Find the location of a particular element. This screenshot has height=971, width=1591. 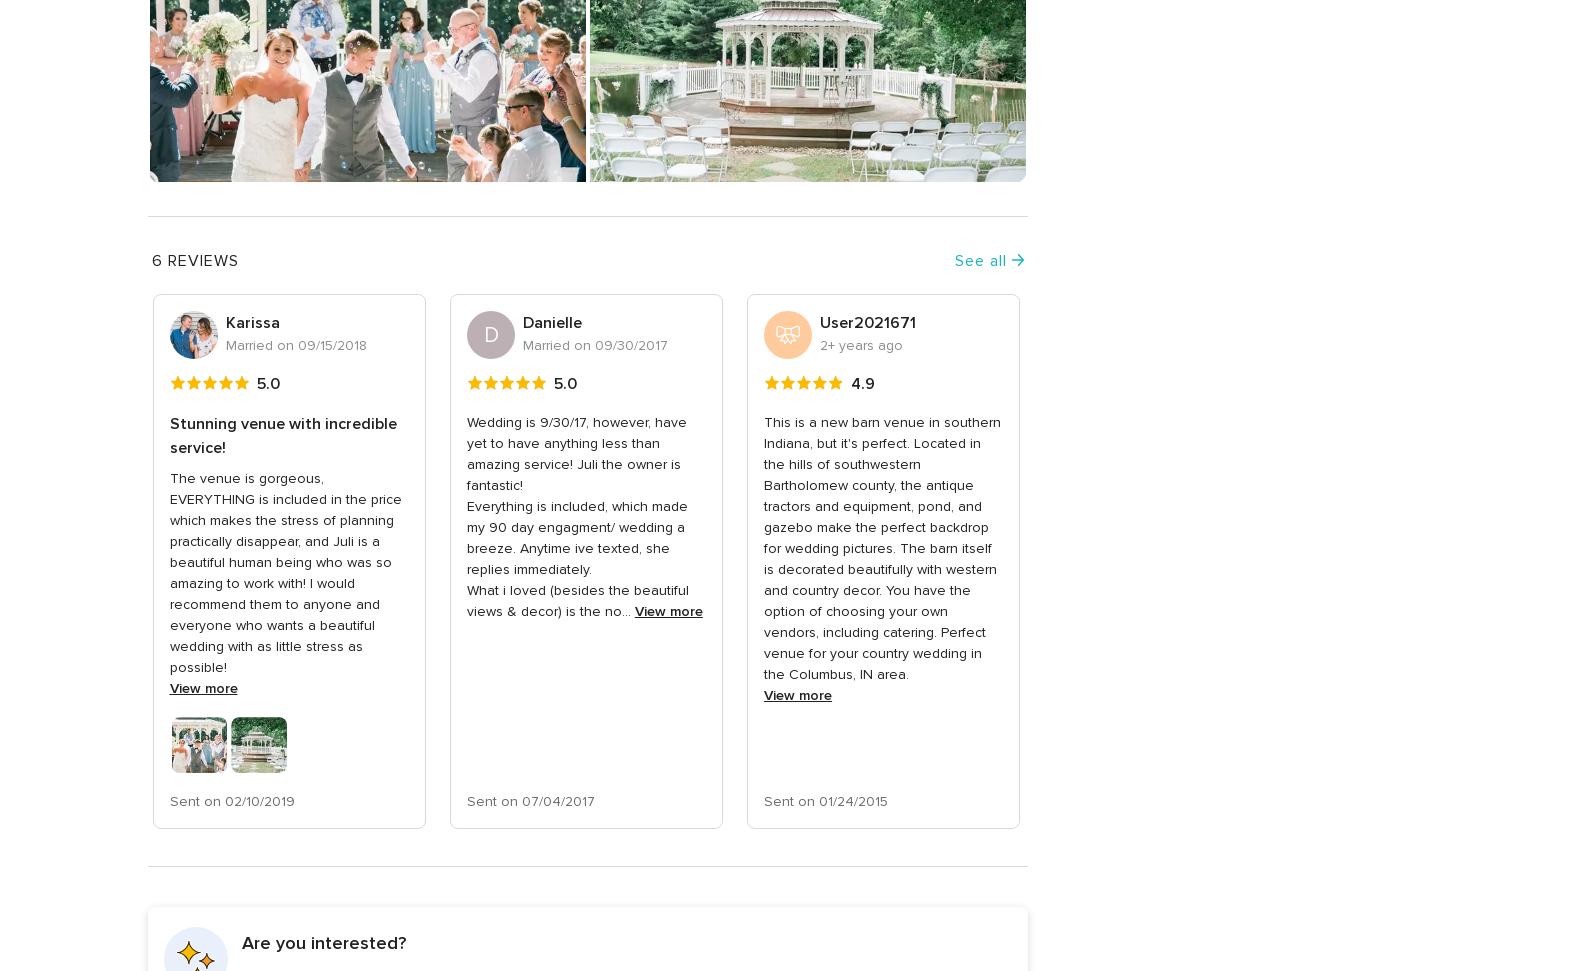

'User2021671' is located at coordinates (867, 321).